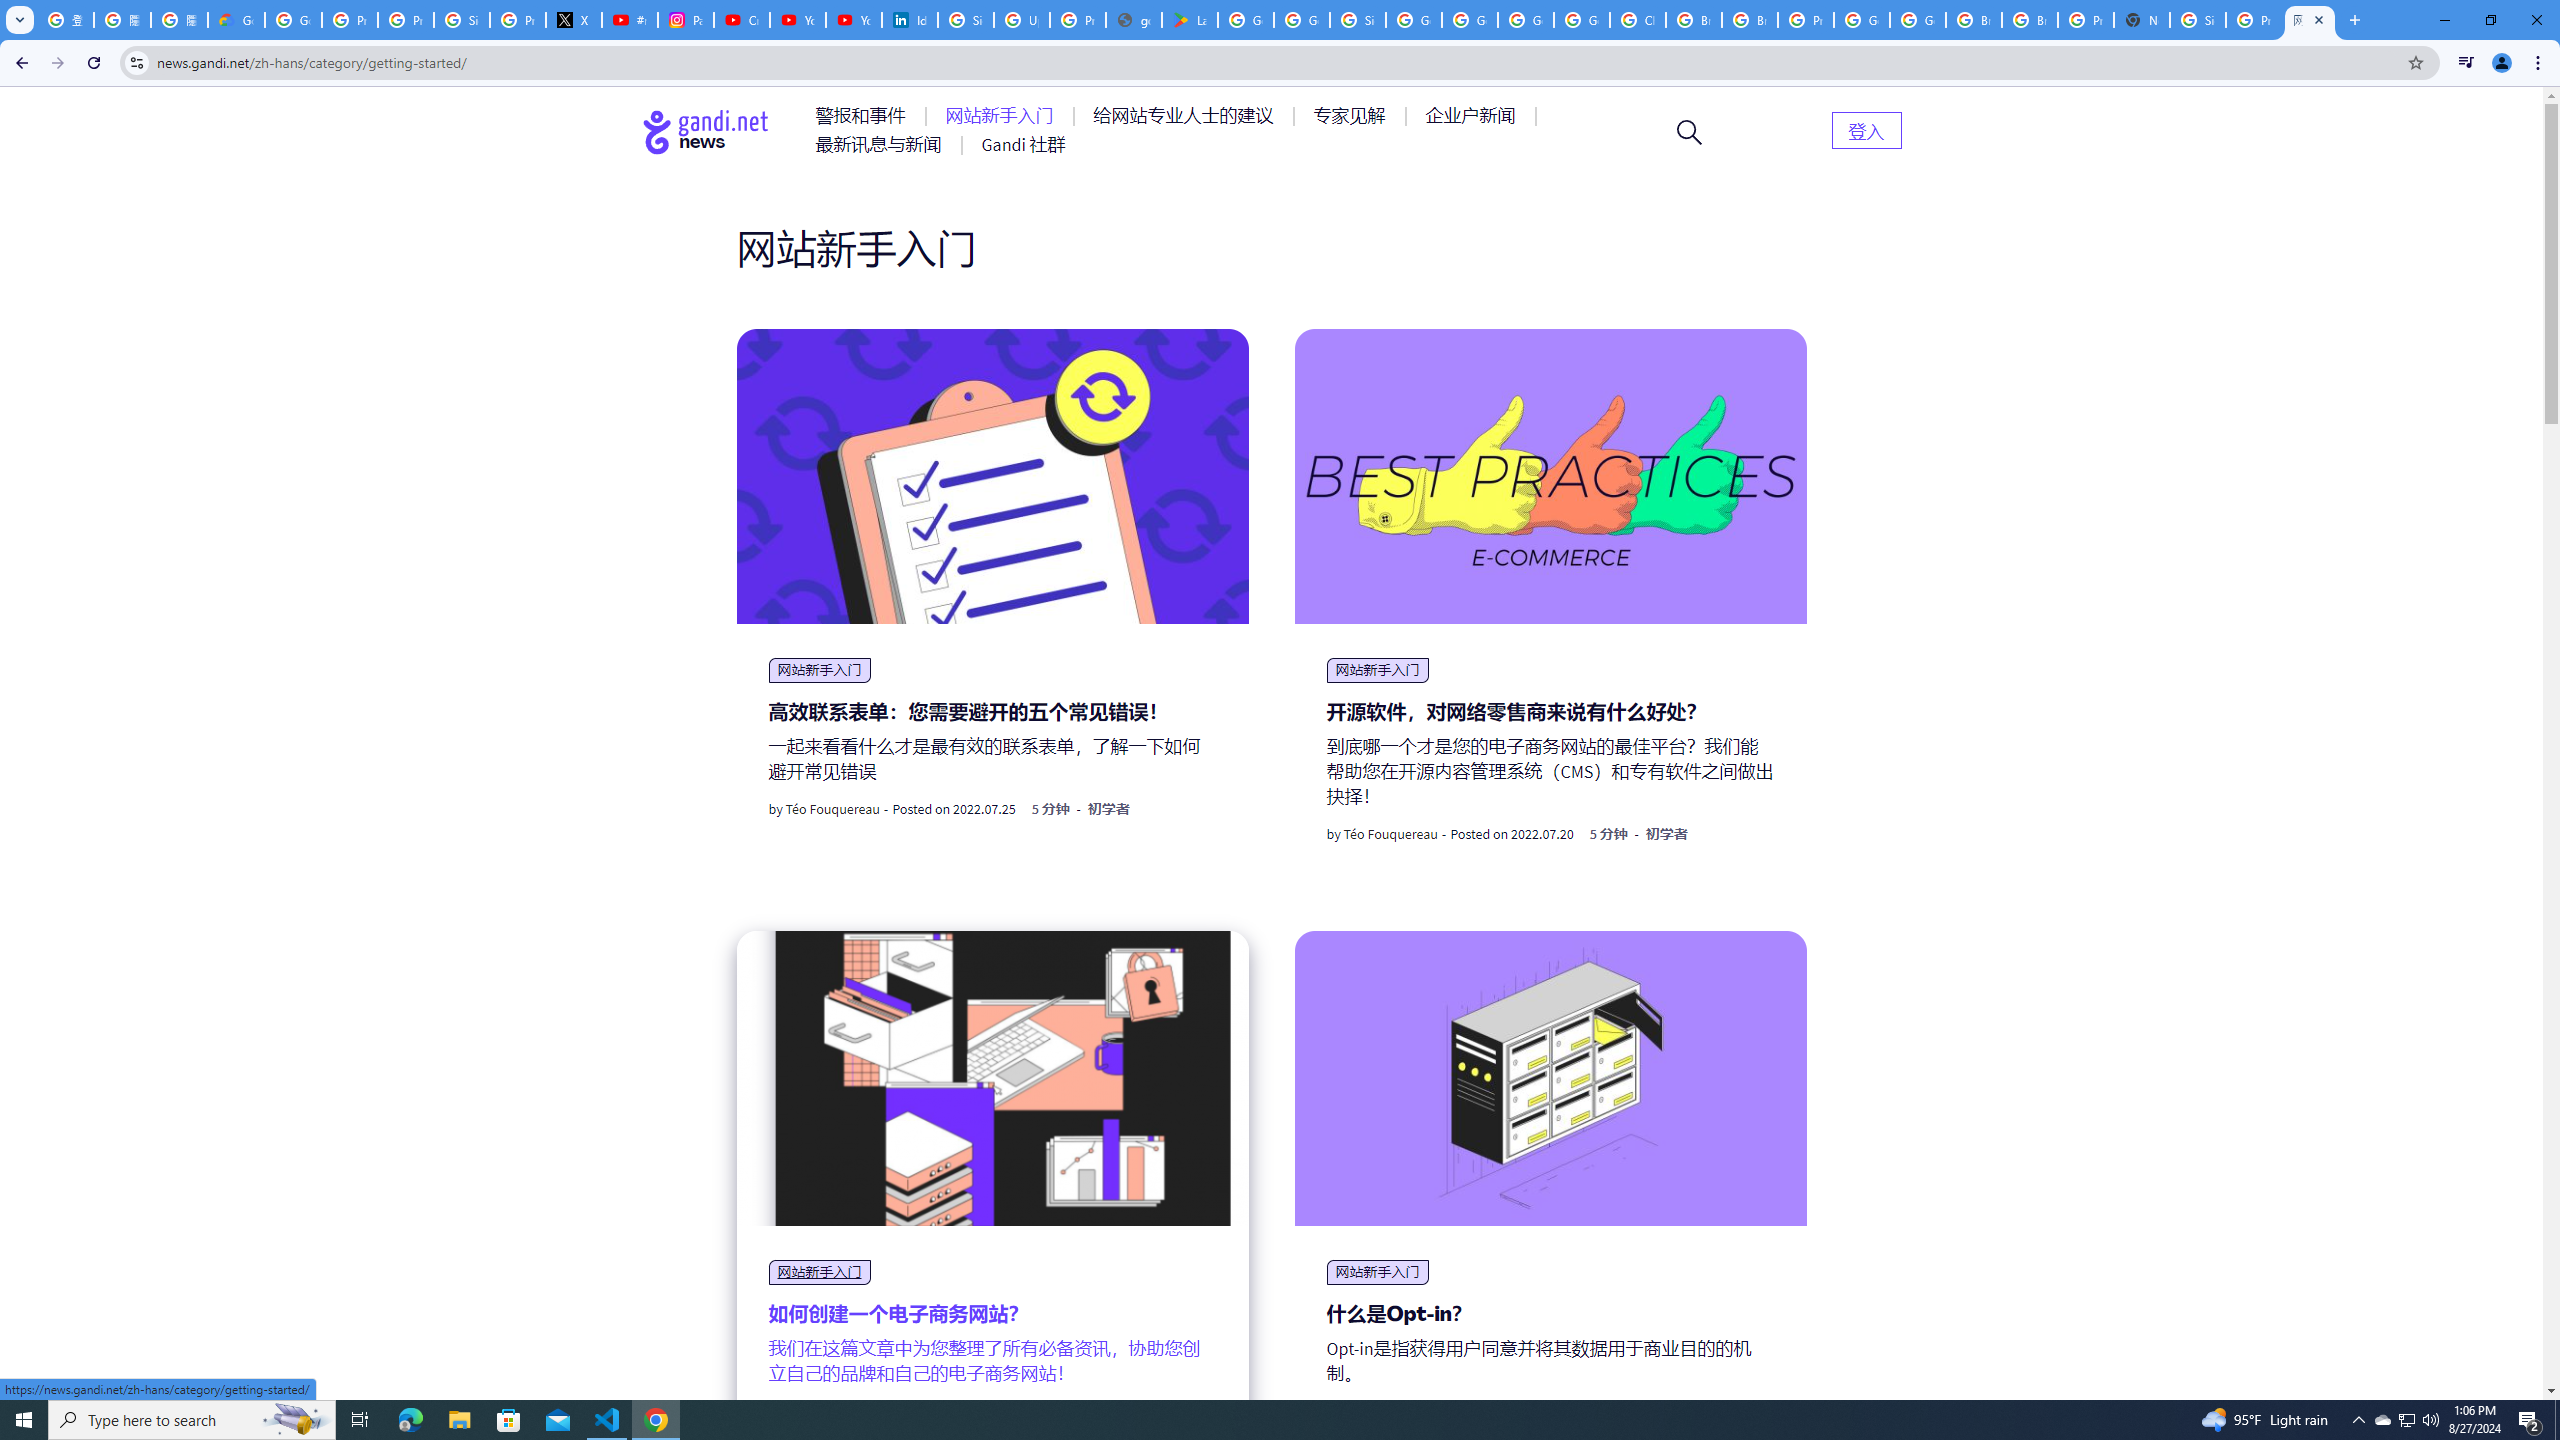 The width and height of the screenshot is (2560, 1440). I want to click on 'Open search form', so click(1688, 130).